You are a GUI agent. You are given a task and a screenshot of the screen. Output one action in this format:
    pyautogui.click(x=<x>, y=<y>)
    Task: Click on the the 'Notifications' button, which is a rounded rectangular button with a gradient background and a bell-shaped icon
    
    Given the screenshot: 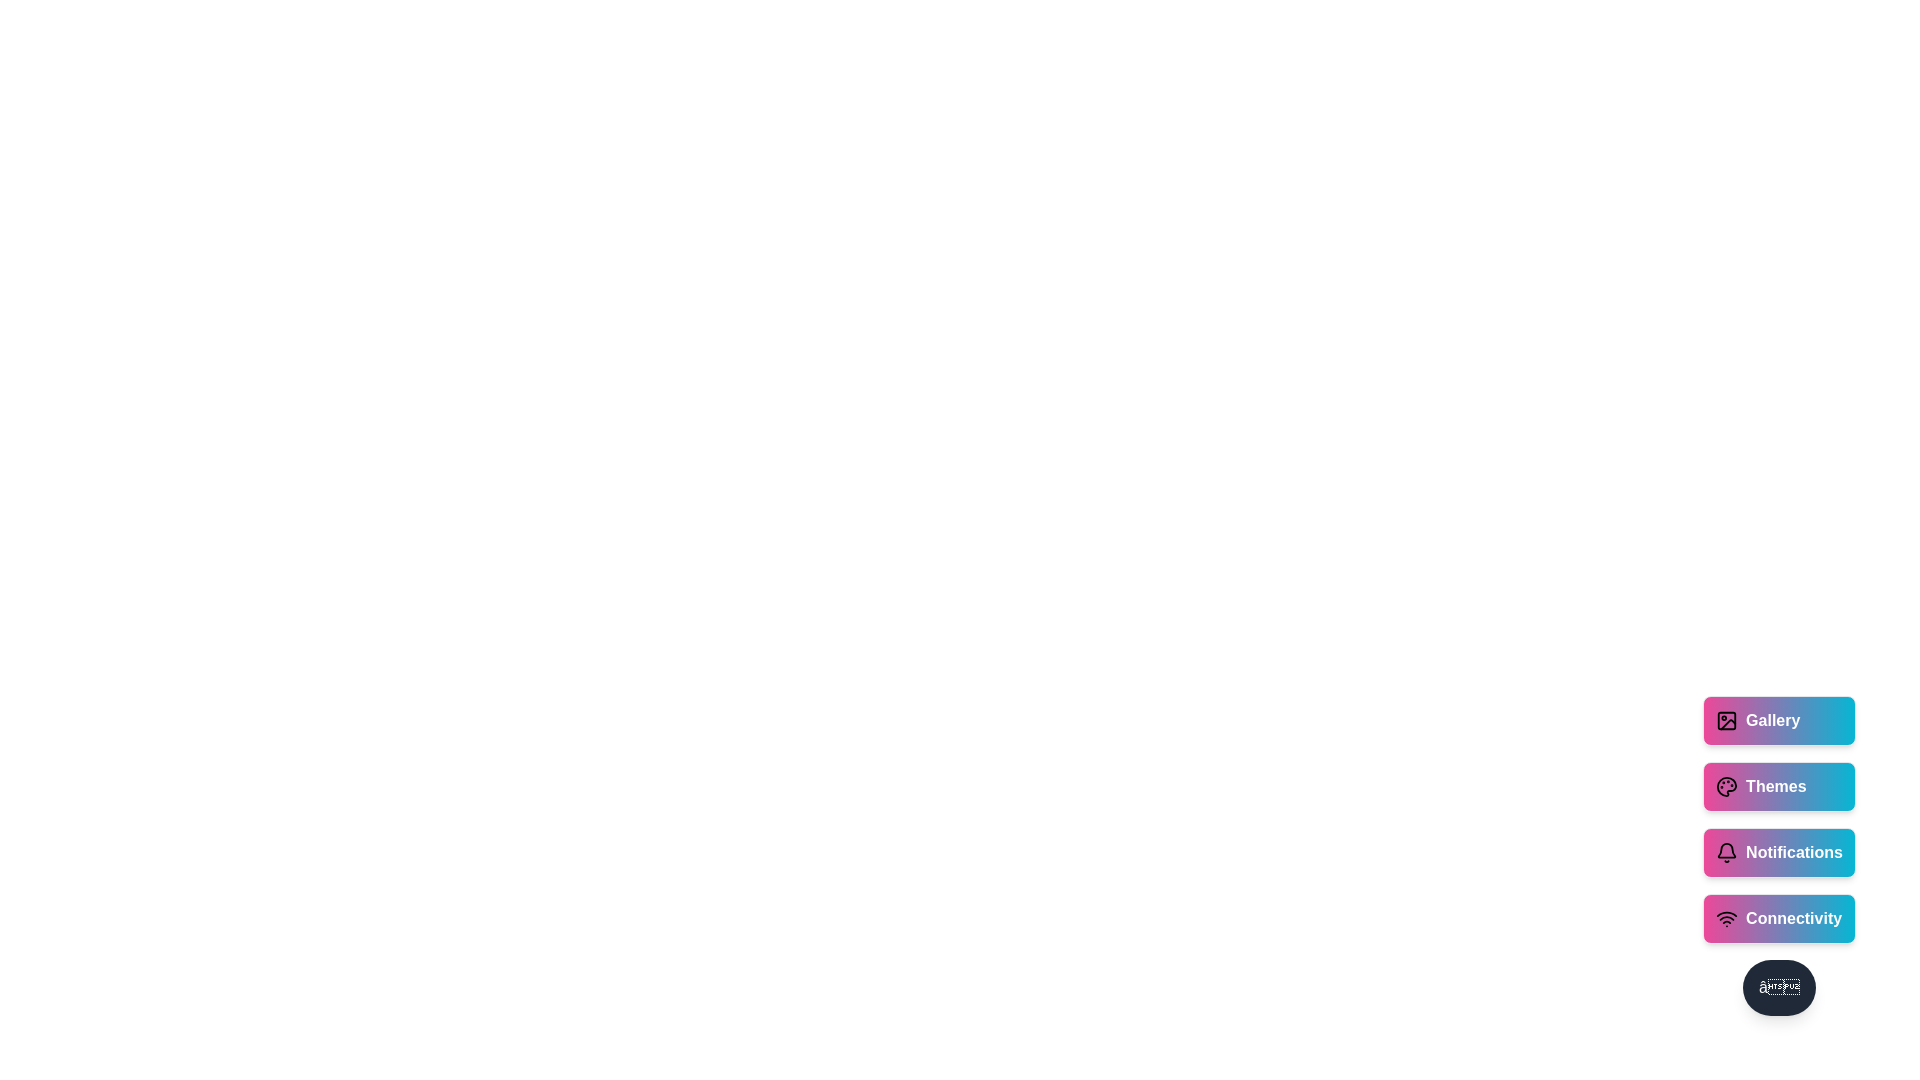 What is the action you would take?
    pyautogui.click(x=1779, y=855)
    